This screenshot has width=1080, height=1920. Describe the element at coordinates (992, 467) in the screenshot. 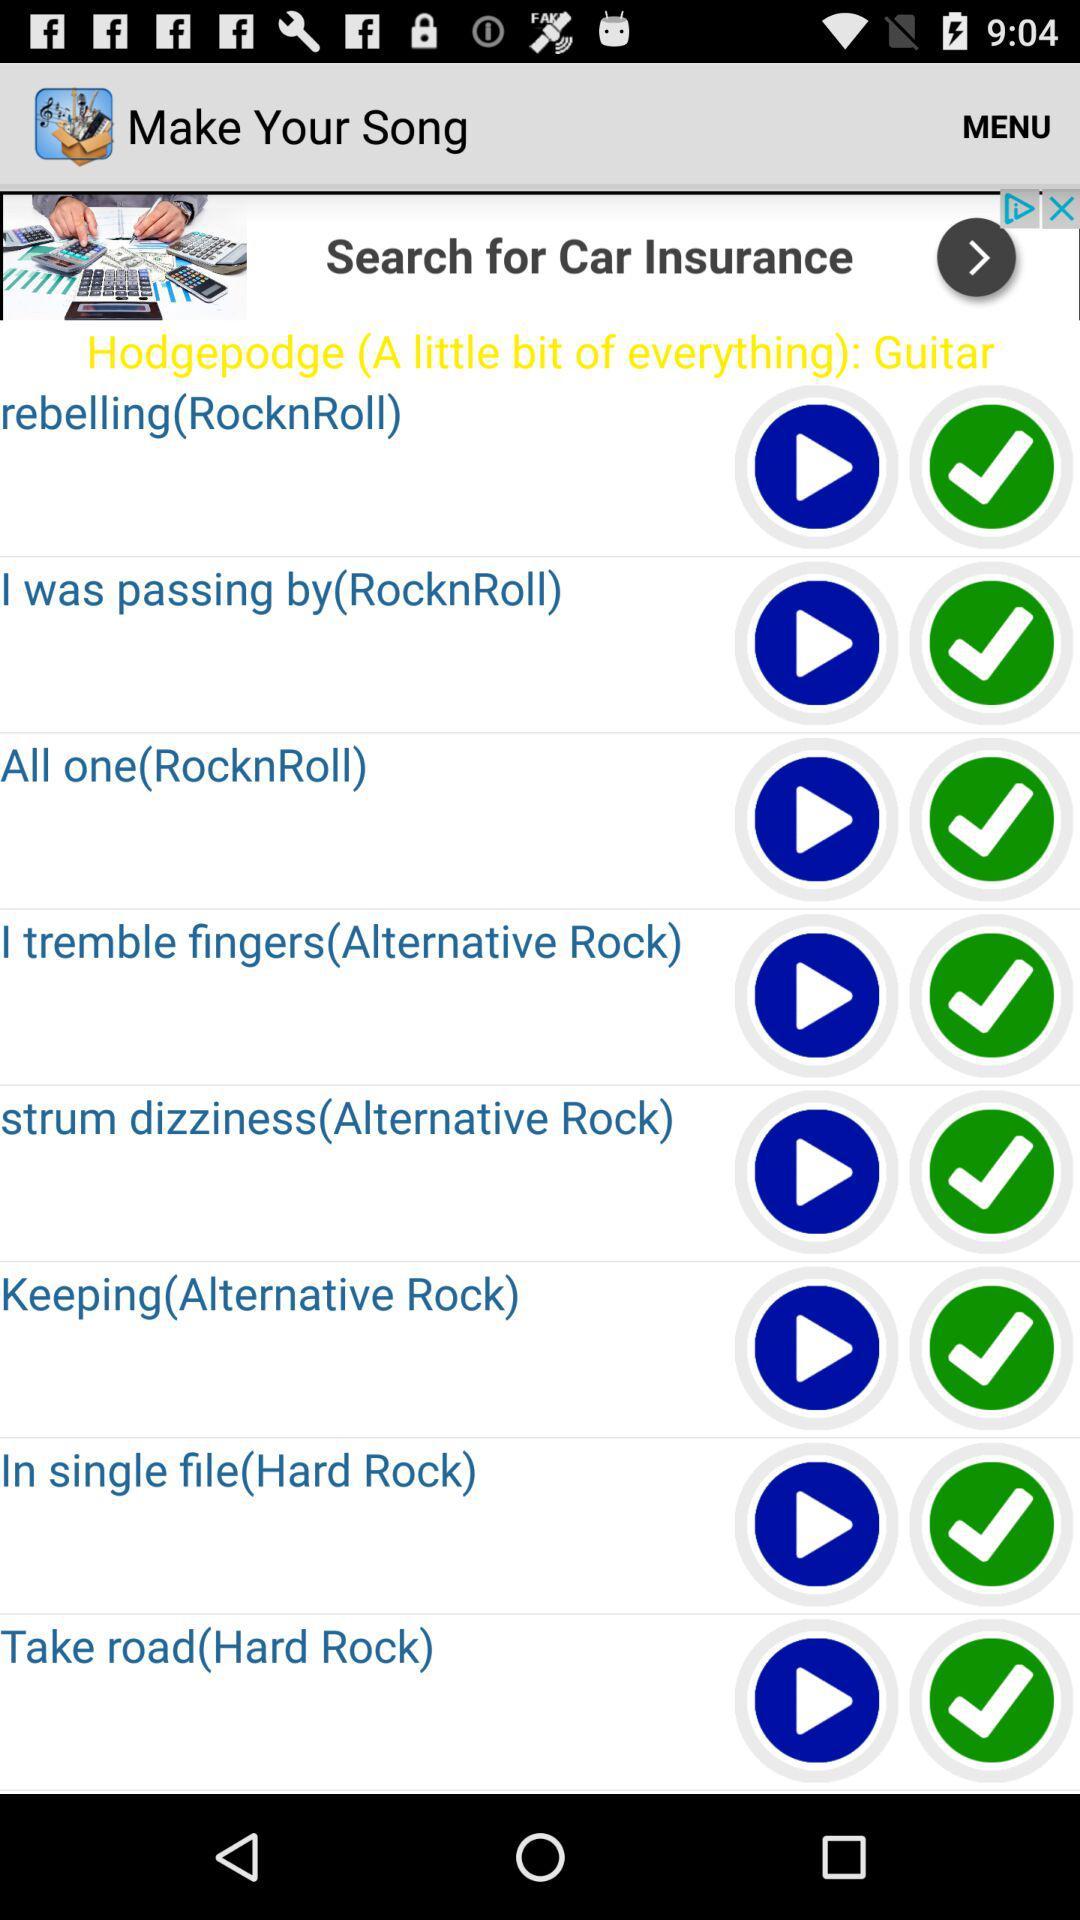

I see `right button` at that location.